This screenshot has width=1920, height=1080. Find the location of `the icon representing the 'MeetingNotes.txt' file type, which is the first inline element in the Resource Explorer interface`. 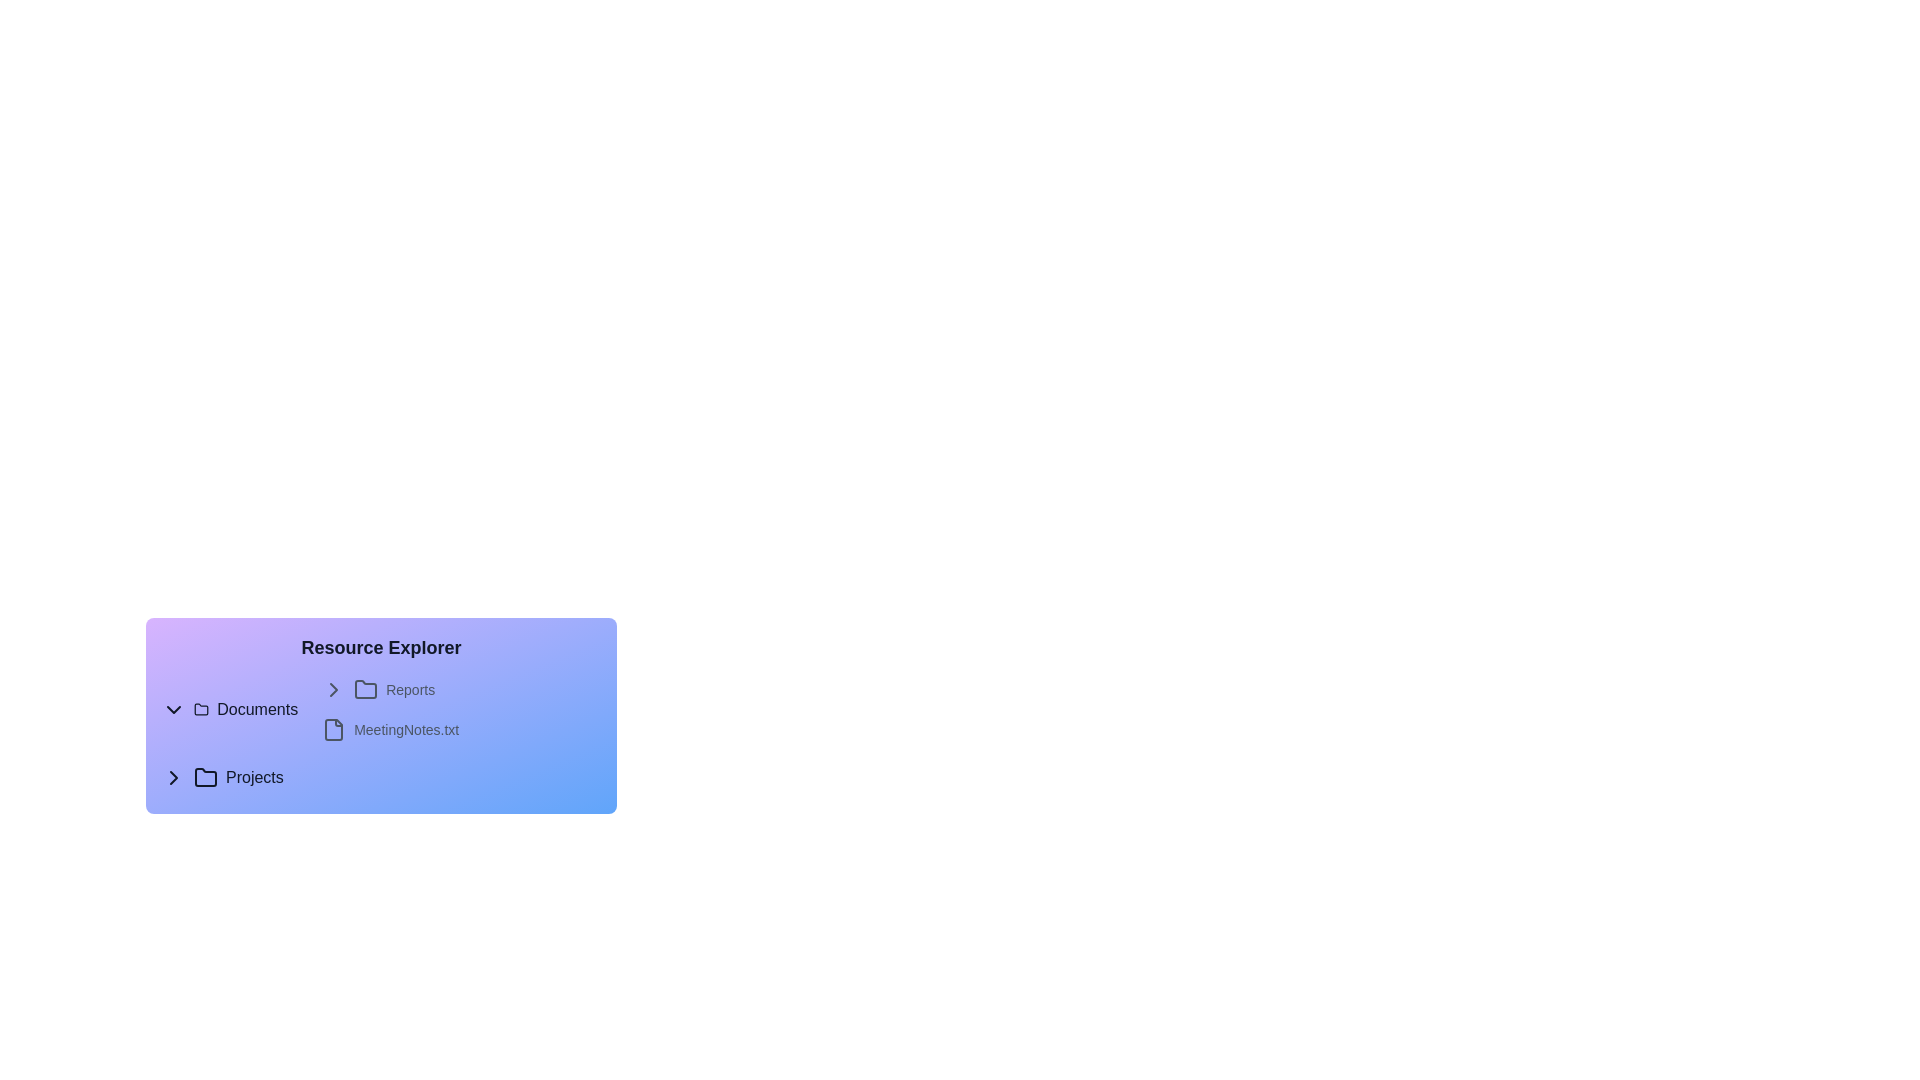

the icon representing the 'MeetingNotes.txt' file type, which is the first inline element in the Resource Explorer interface is located at coordinates (334, 729).